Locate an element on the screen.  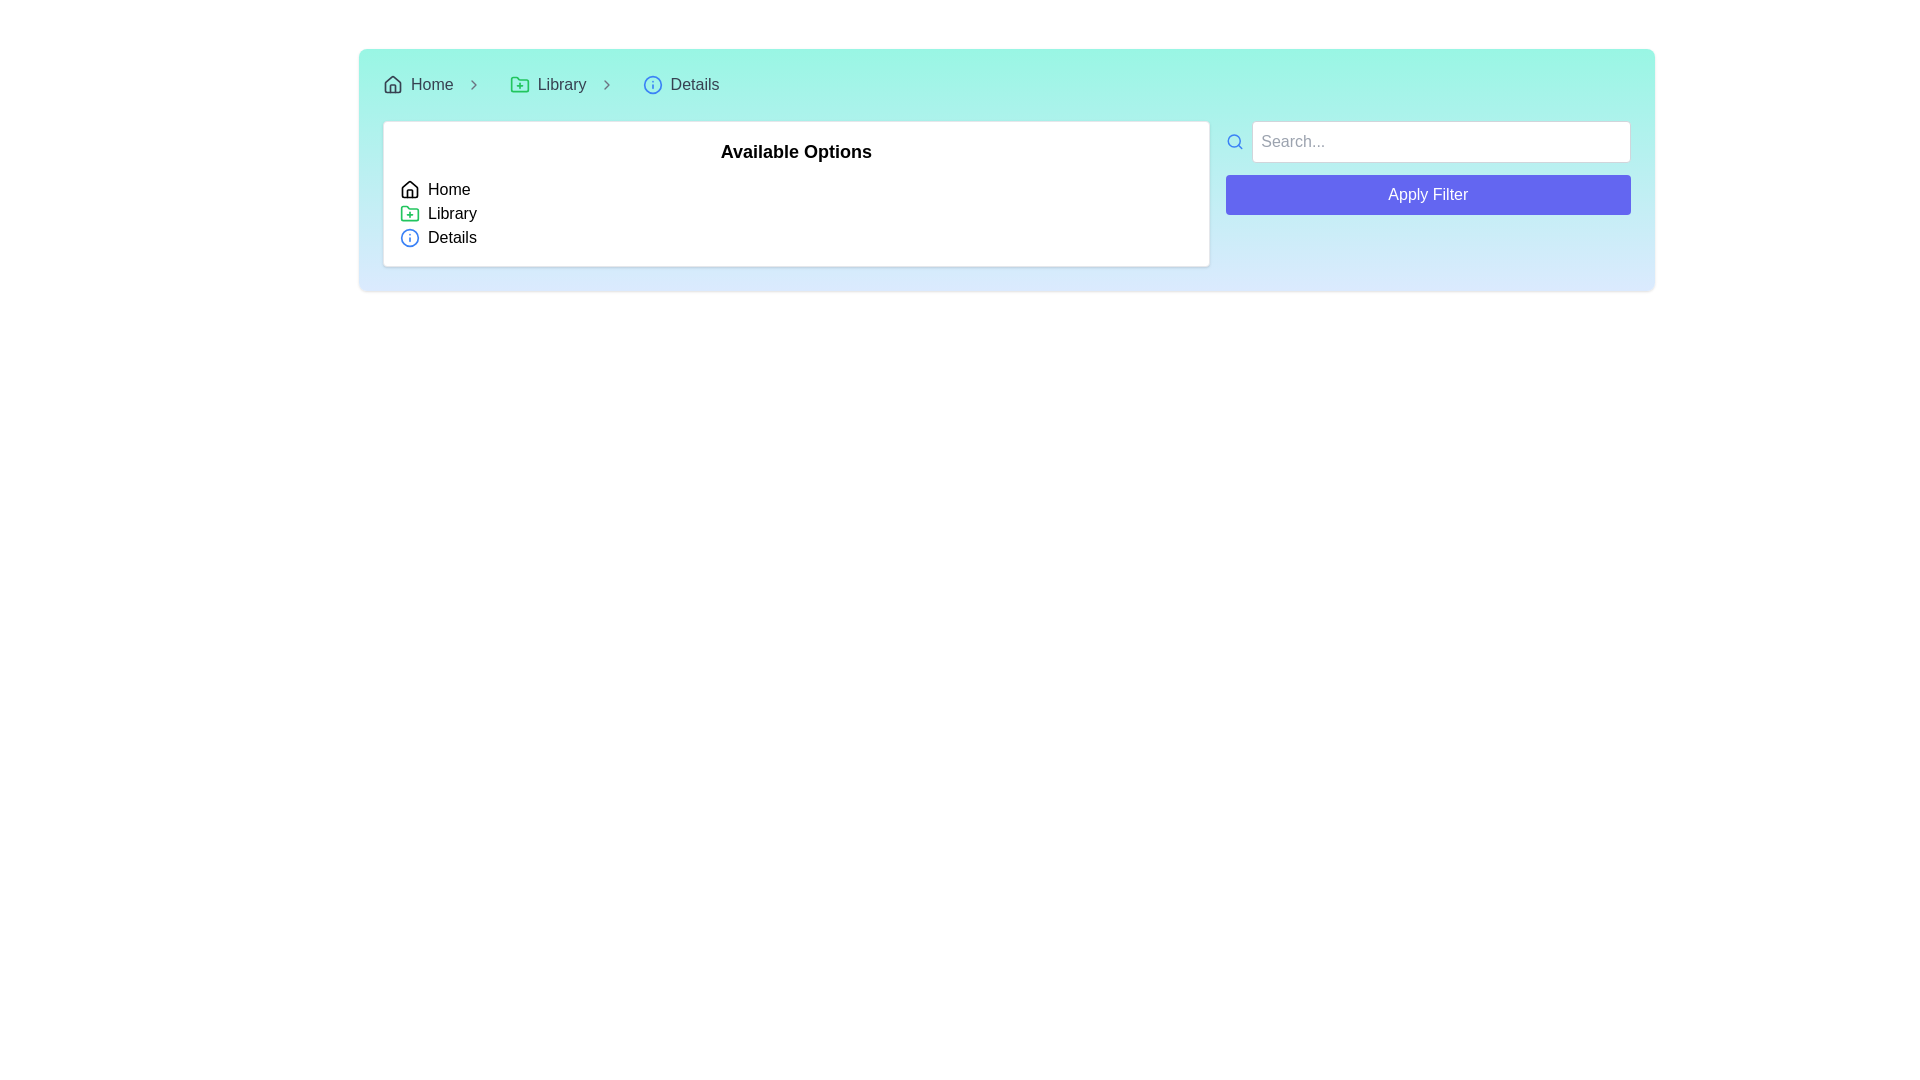
the 'Home' breadcrumb navigation label is located at coordinates (431, 83).